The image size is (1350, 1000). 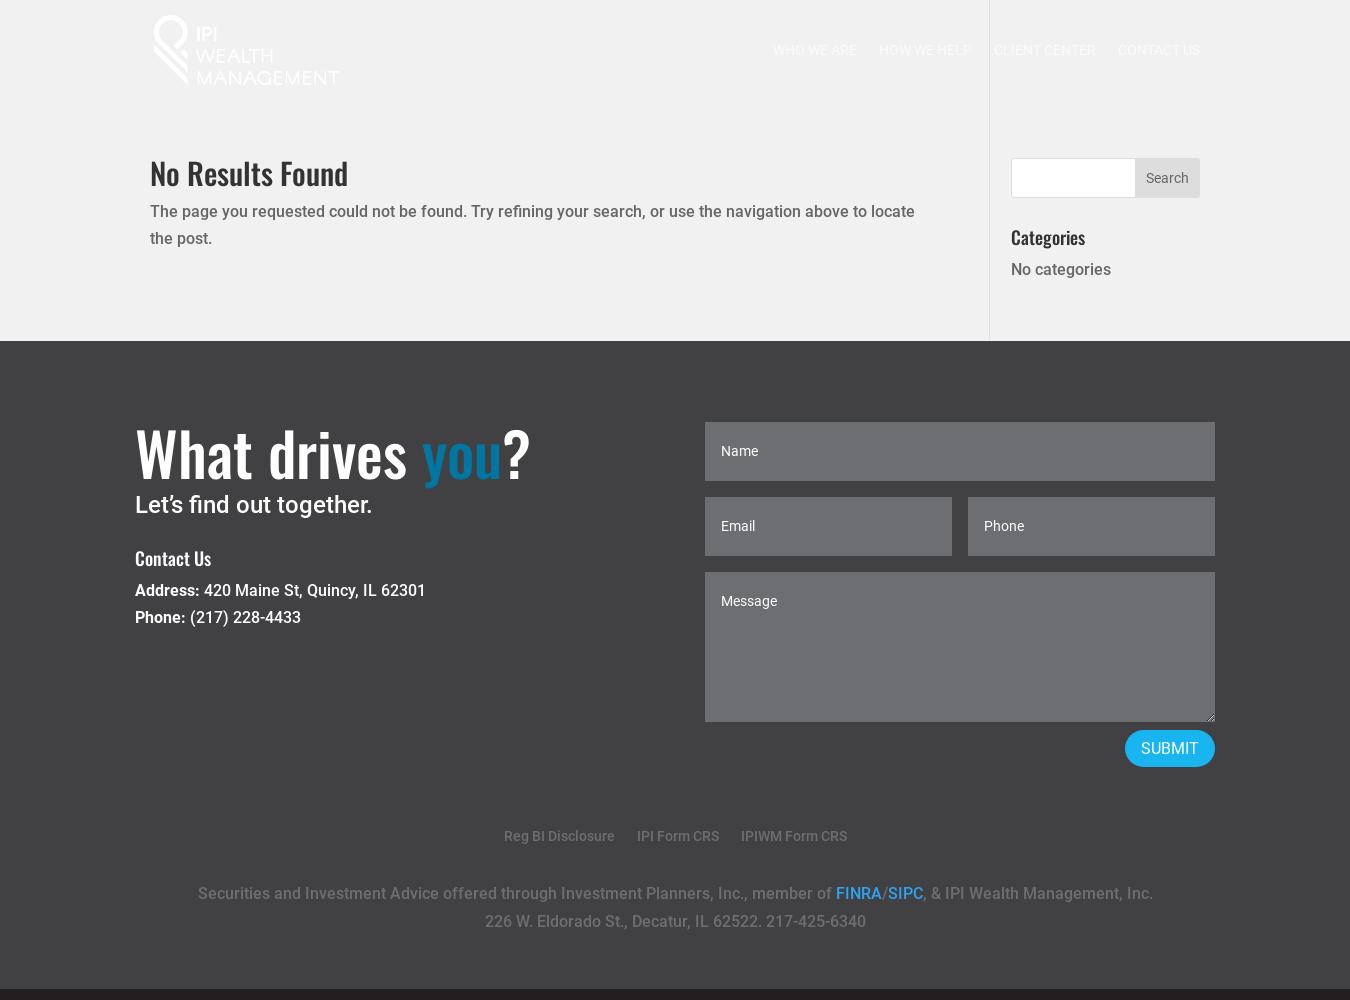 I want to click on 'Let’s find out together.', so click(x=135, y=505).